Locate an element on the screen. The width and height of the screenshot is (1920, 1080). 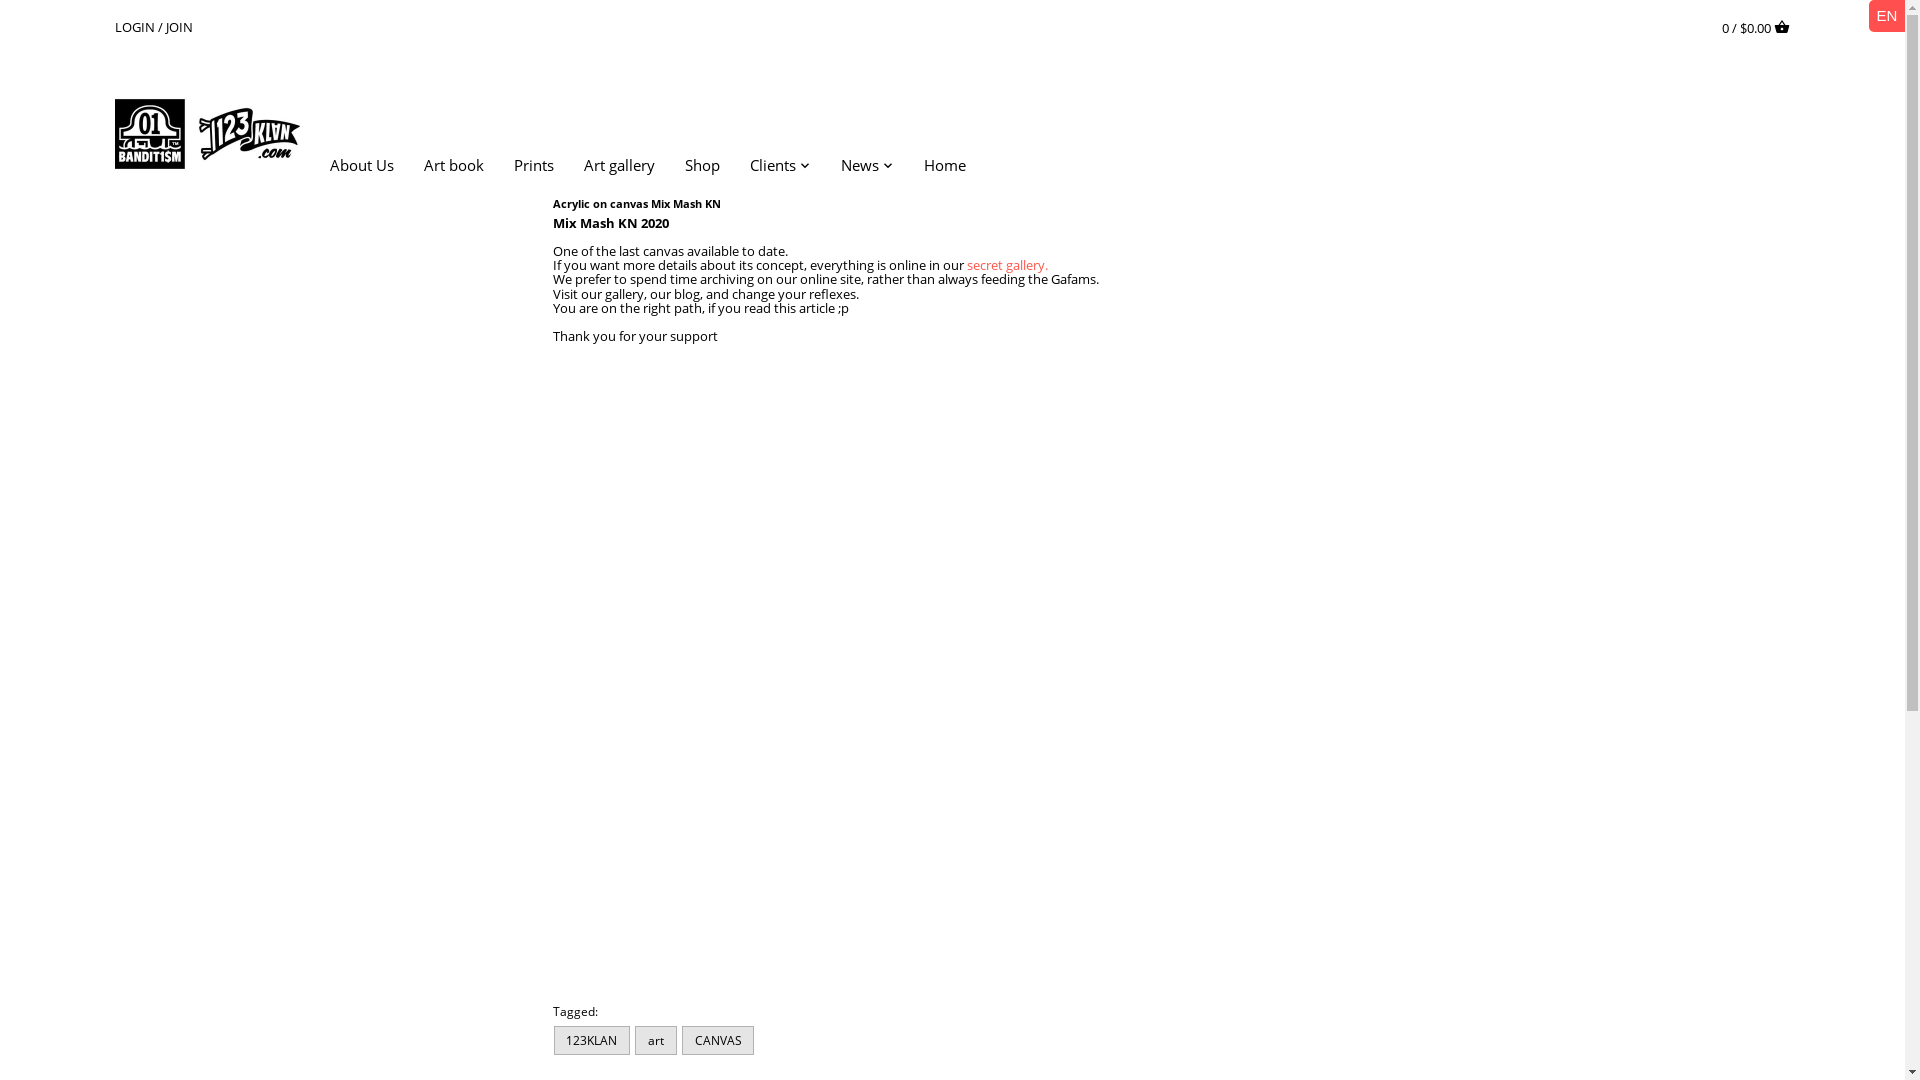
'LOGIN' is located at coordinates (114, 26).